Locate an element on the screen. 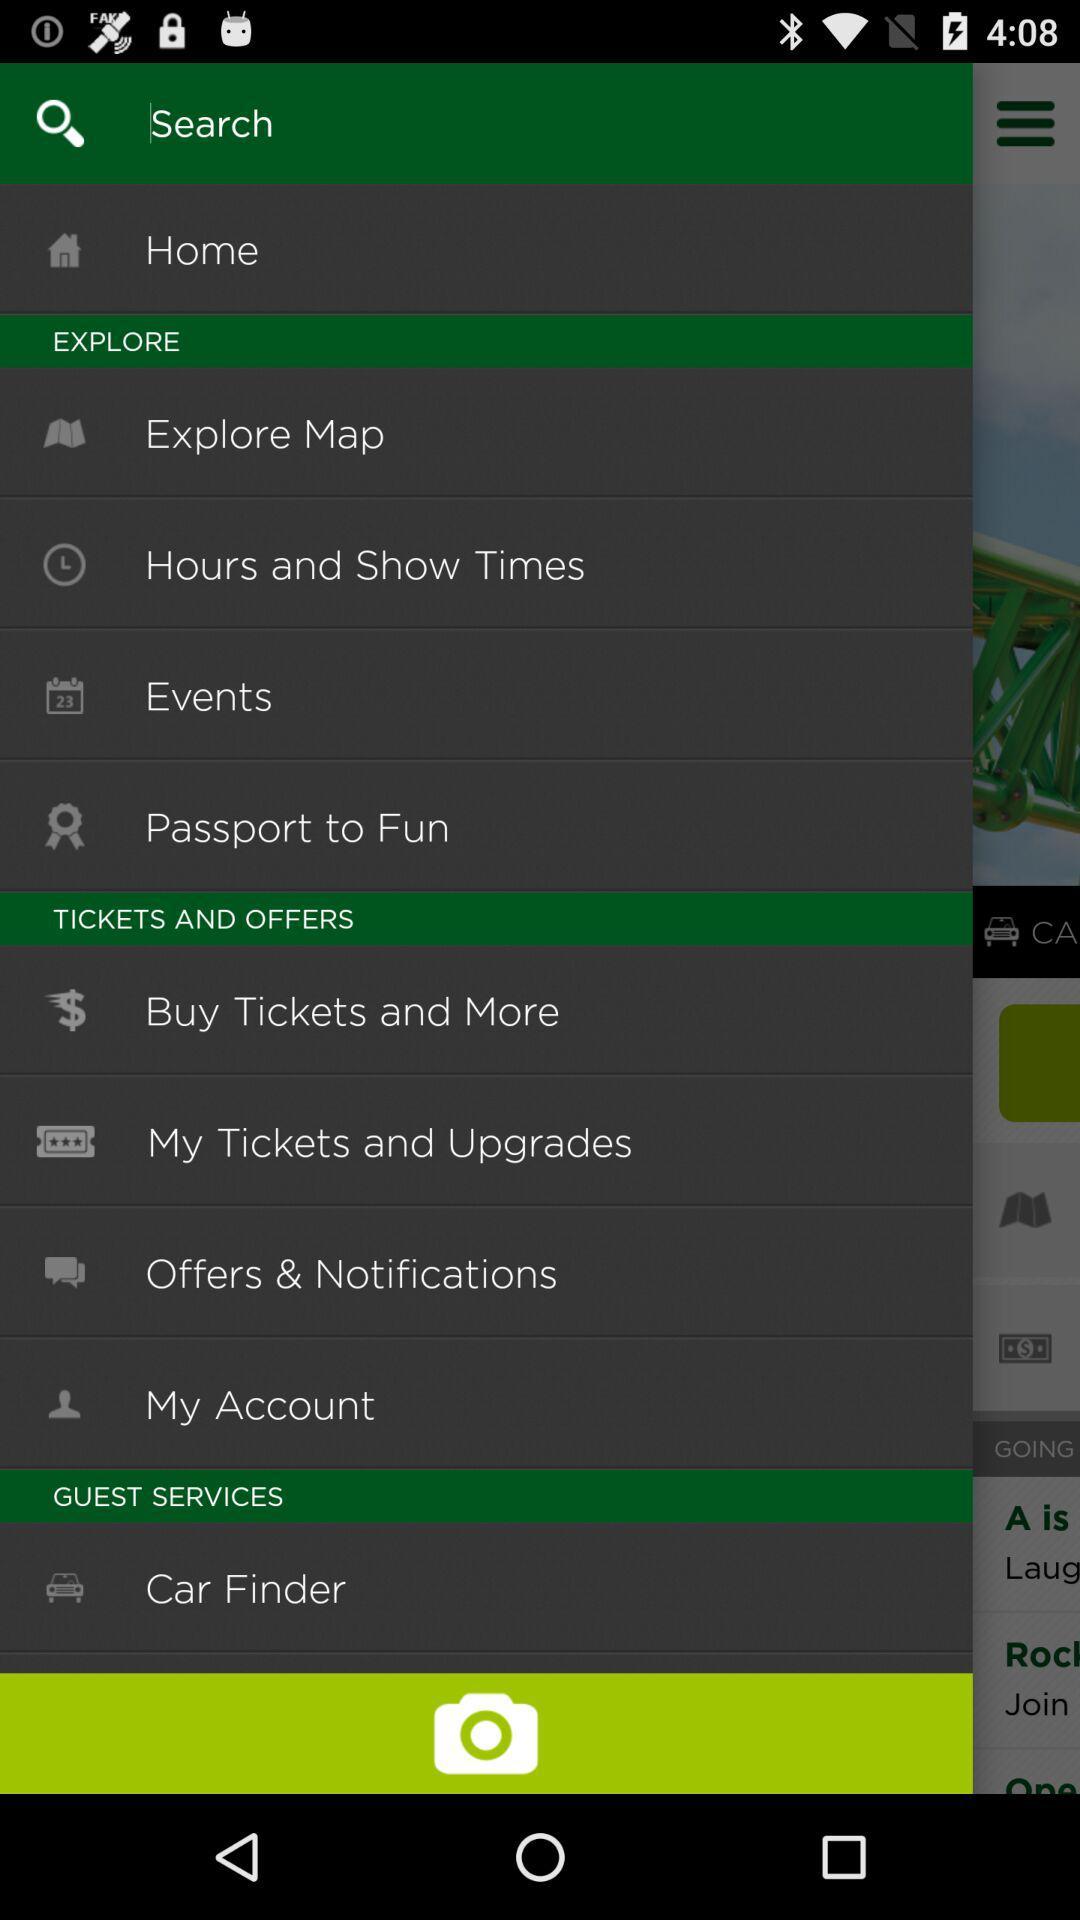  the menu icon is located at coordinates (1026, 131).